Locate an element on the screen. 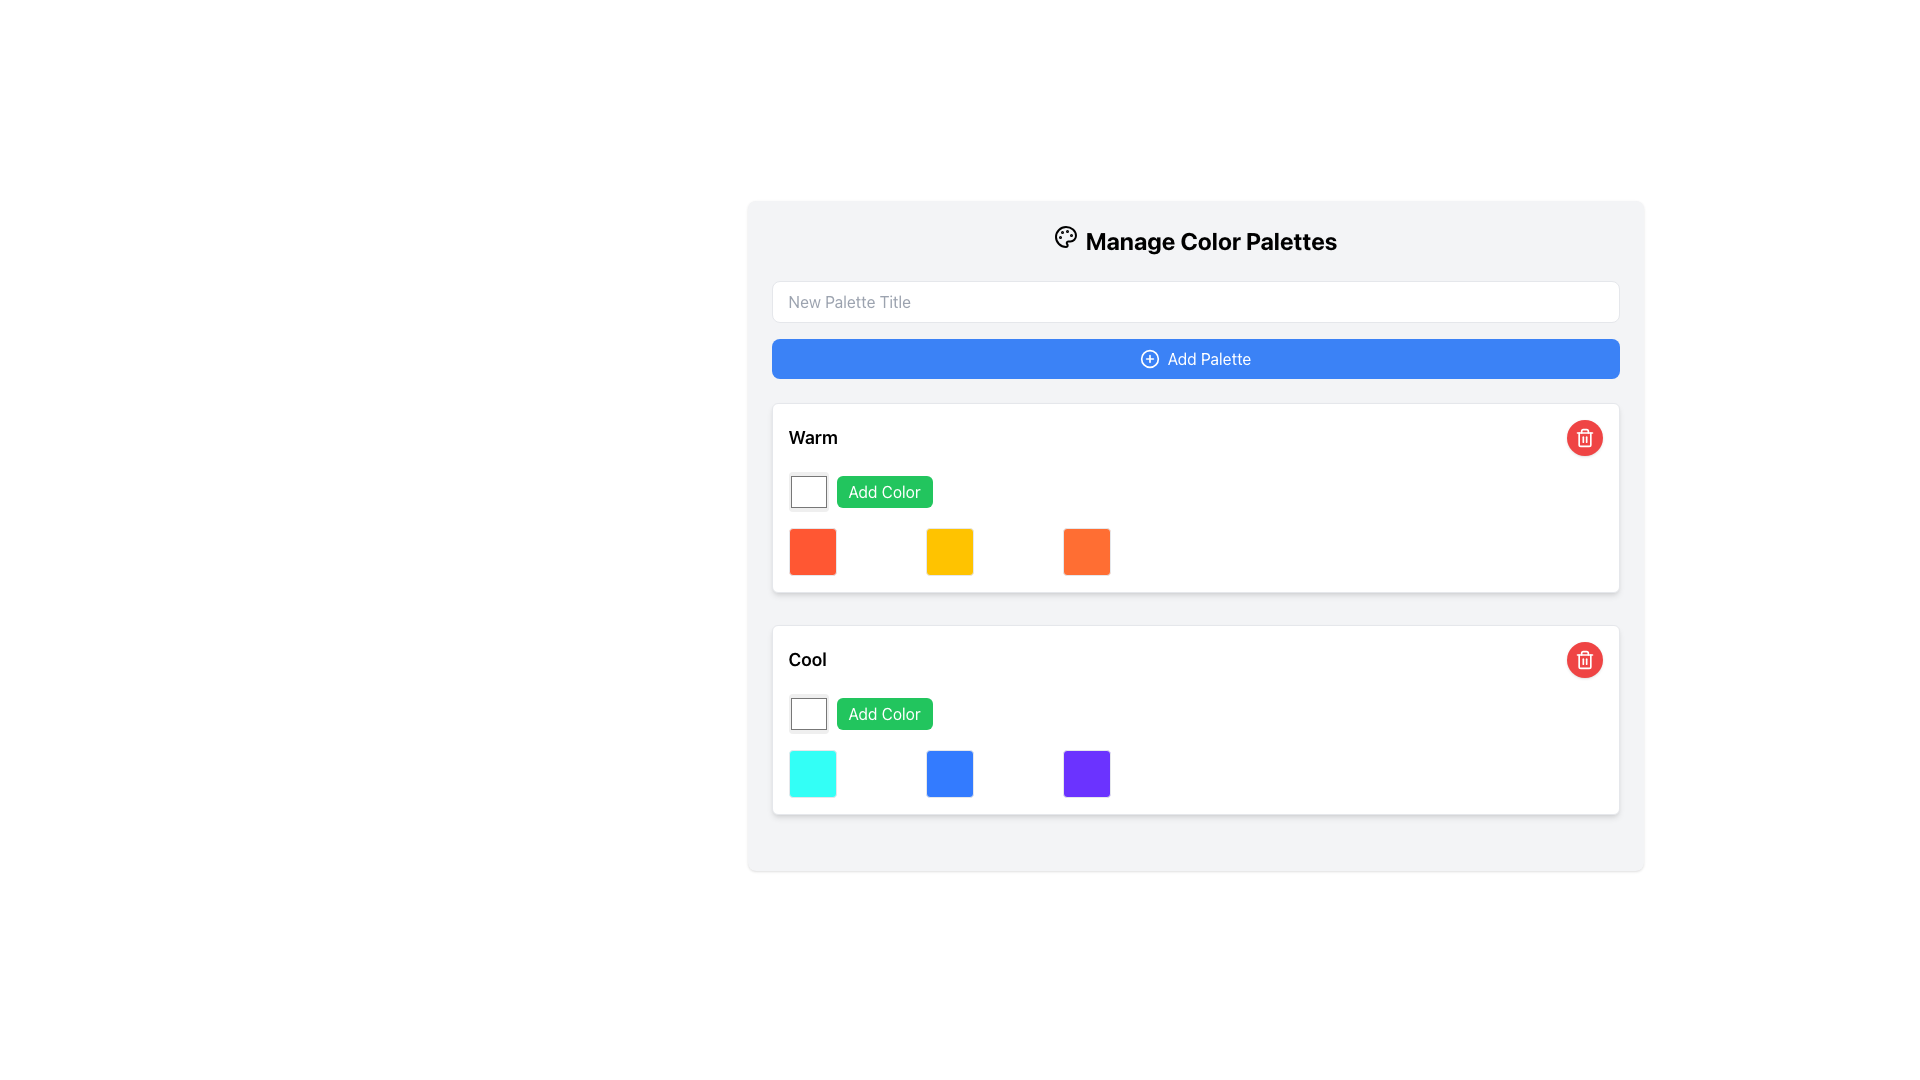 The width and height of the screenshot is (1920, 1080). the circular blue icon with a white plus symbol that is positioned to the left of the 'Add Palette' button is located at coordinates (1149, 357).